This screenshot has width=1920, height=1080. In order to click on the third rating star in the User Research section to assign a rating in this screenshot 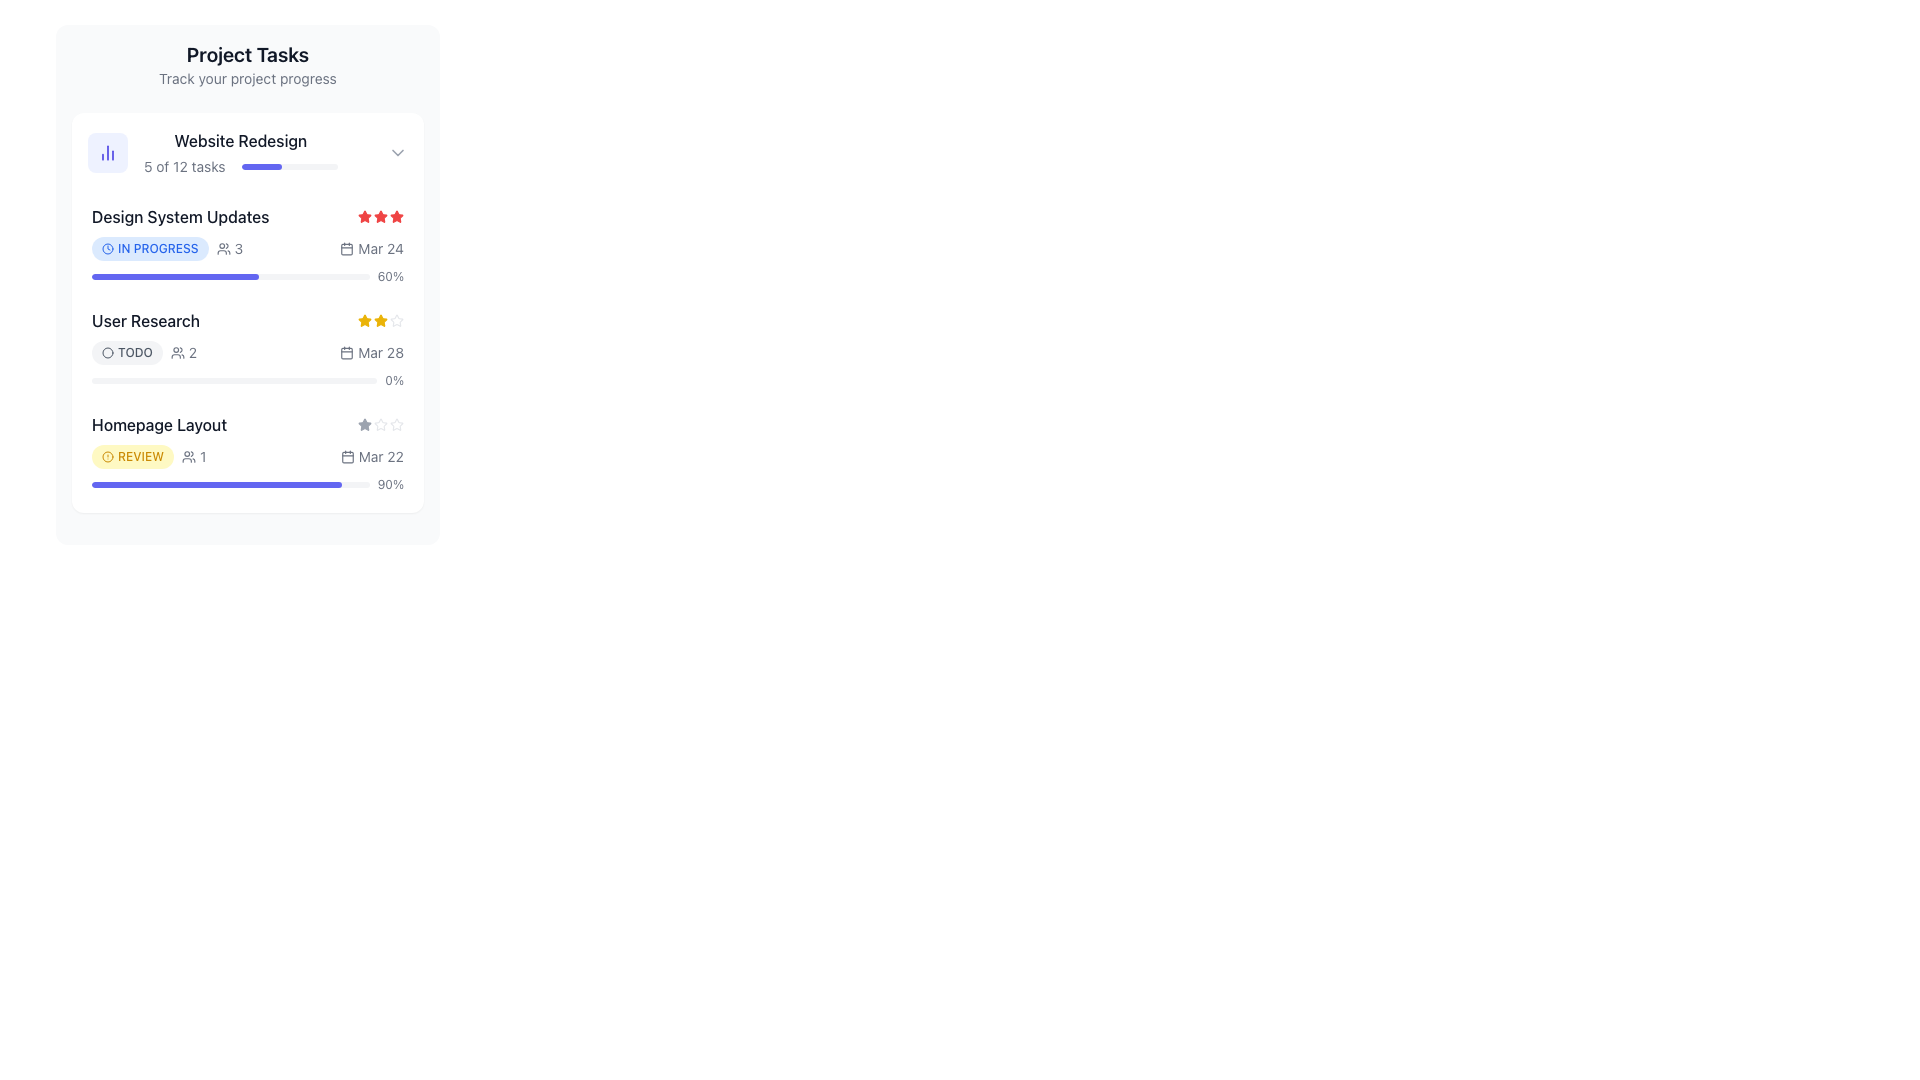, I will do `click(364, 319)`.